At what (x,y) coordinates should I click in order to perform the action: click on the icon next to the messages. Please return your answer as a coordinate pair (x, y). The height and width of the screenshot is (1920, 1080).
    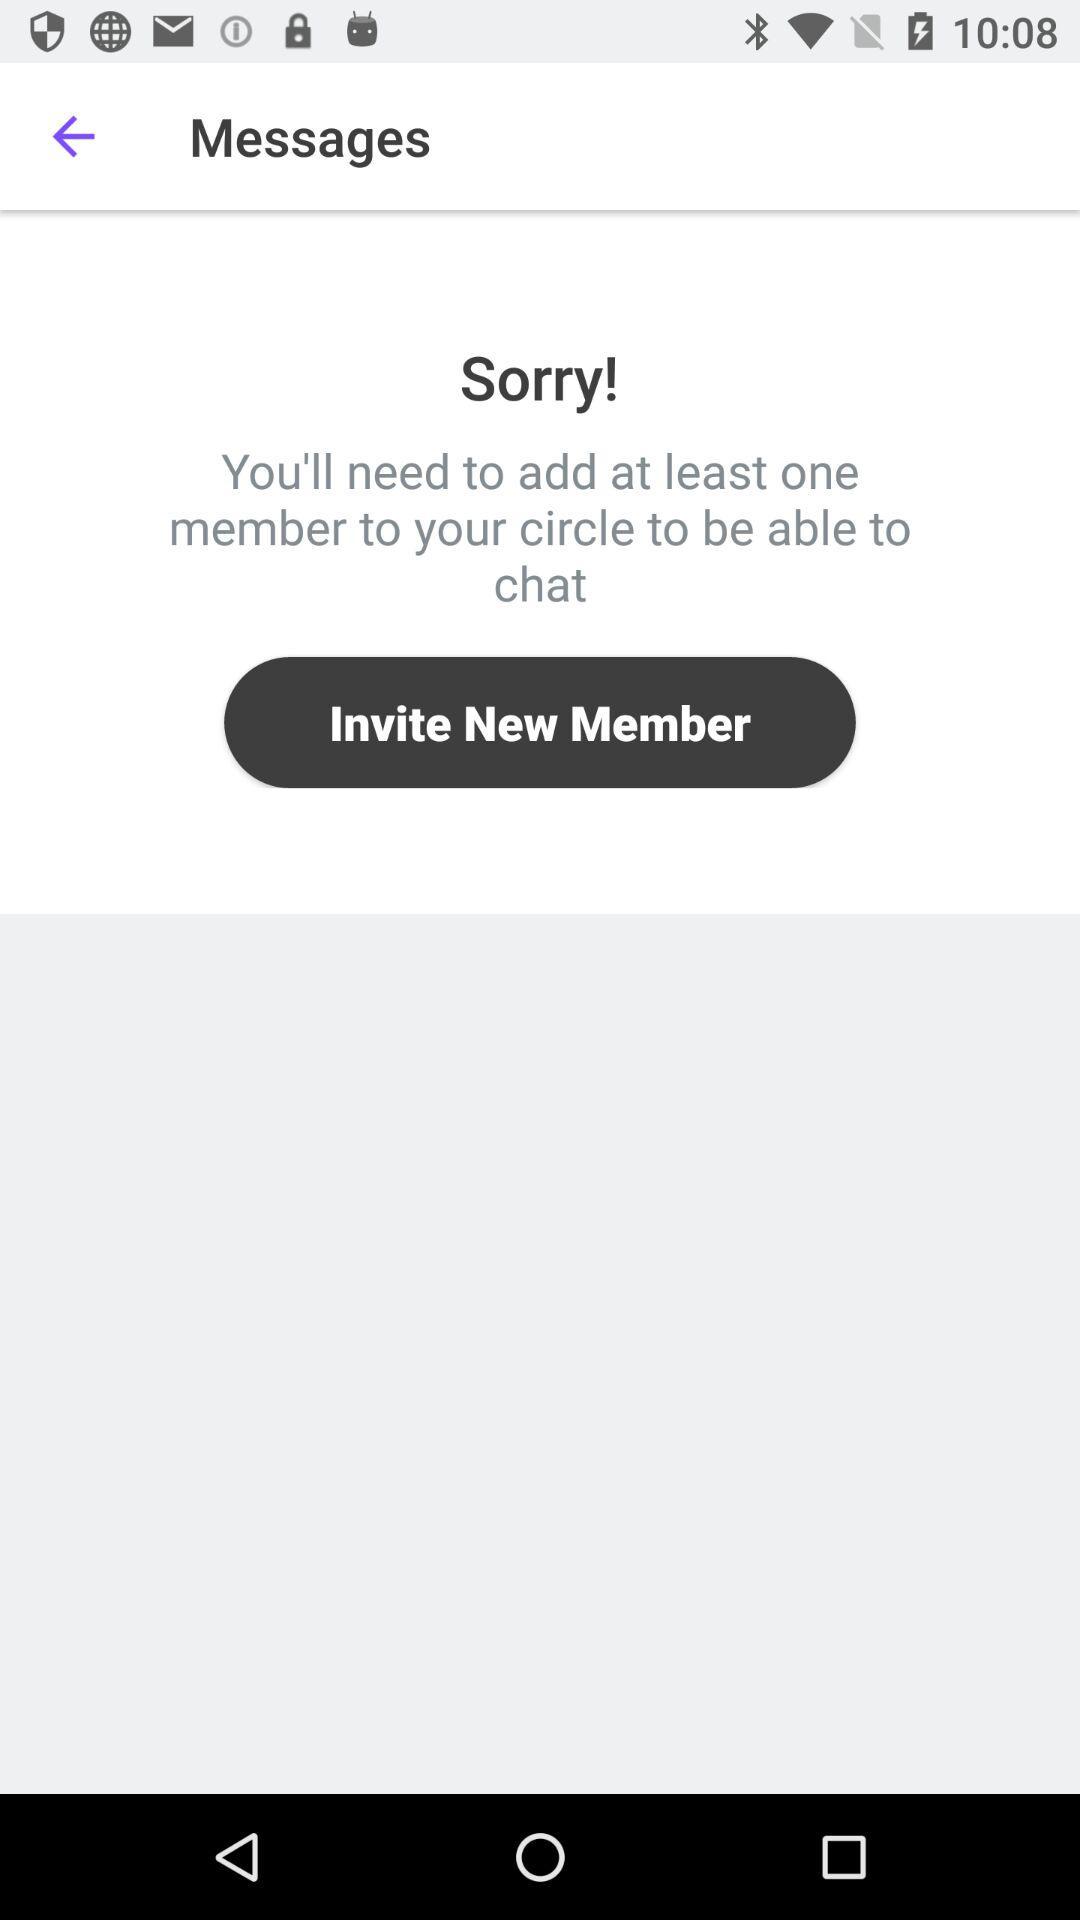
    Looking at the image, I should click on (72, 135).